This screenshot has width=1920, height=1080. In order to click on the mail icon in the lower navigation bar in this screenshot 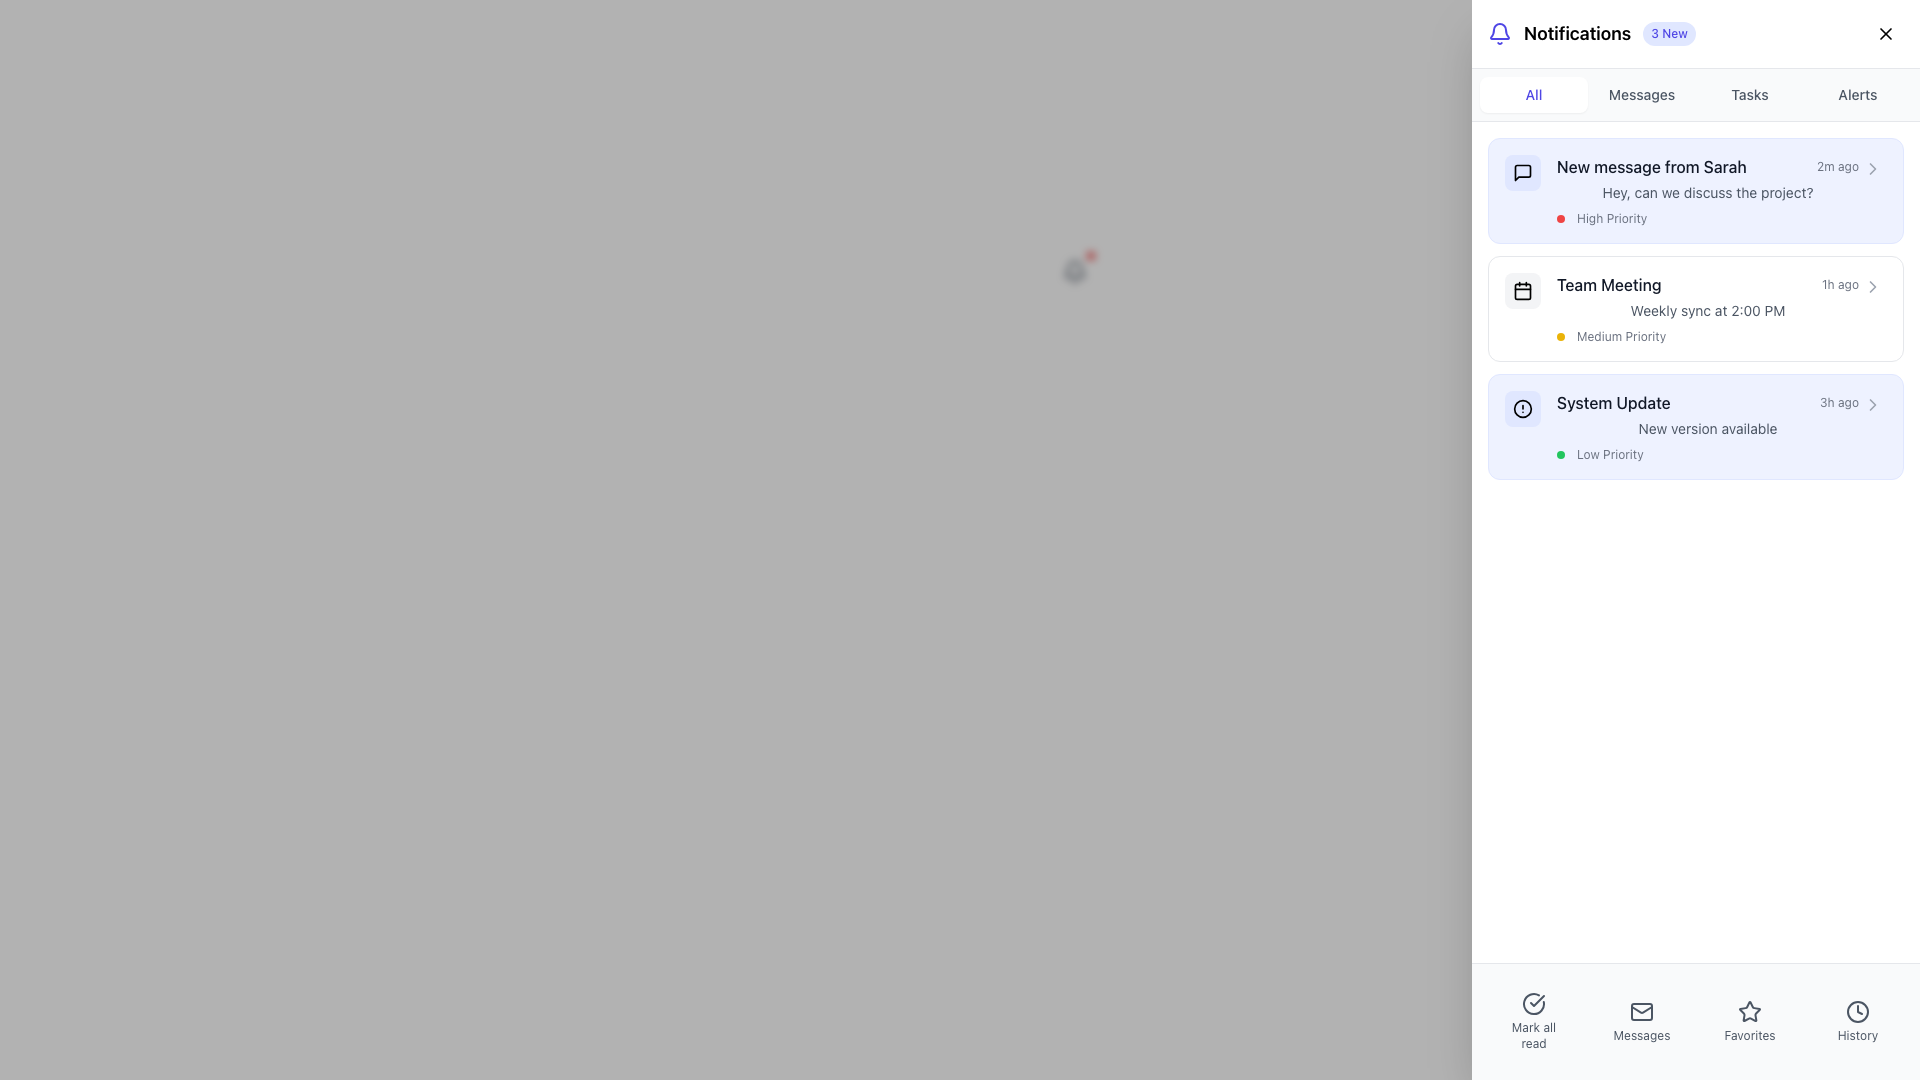, I will do `click(1641, 1011)`.